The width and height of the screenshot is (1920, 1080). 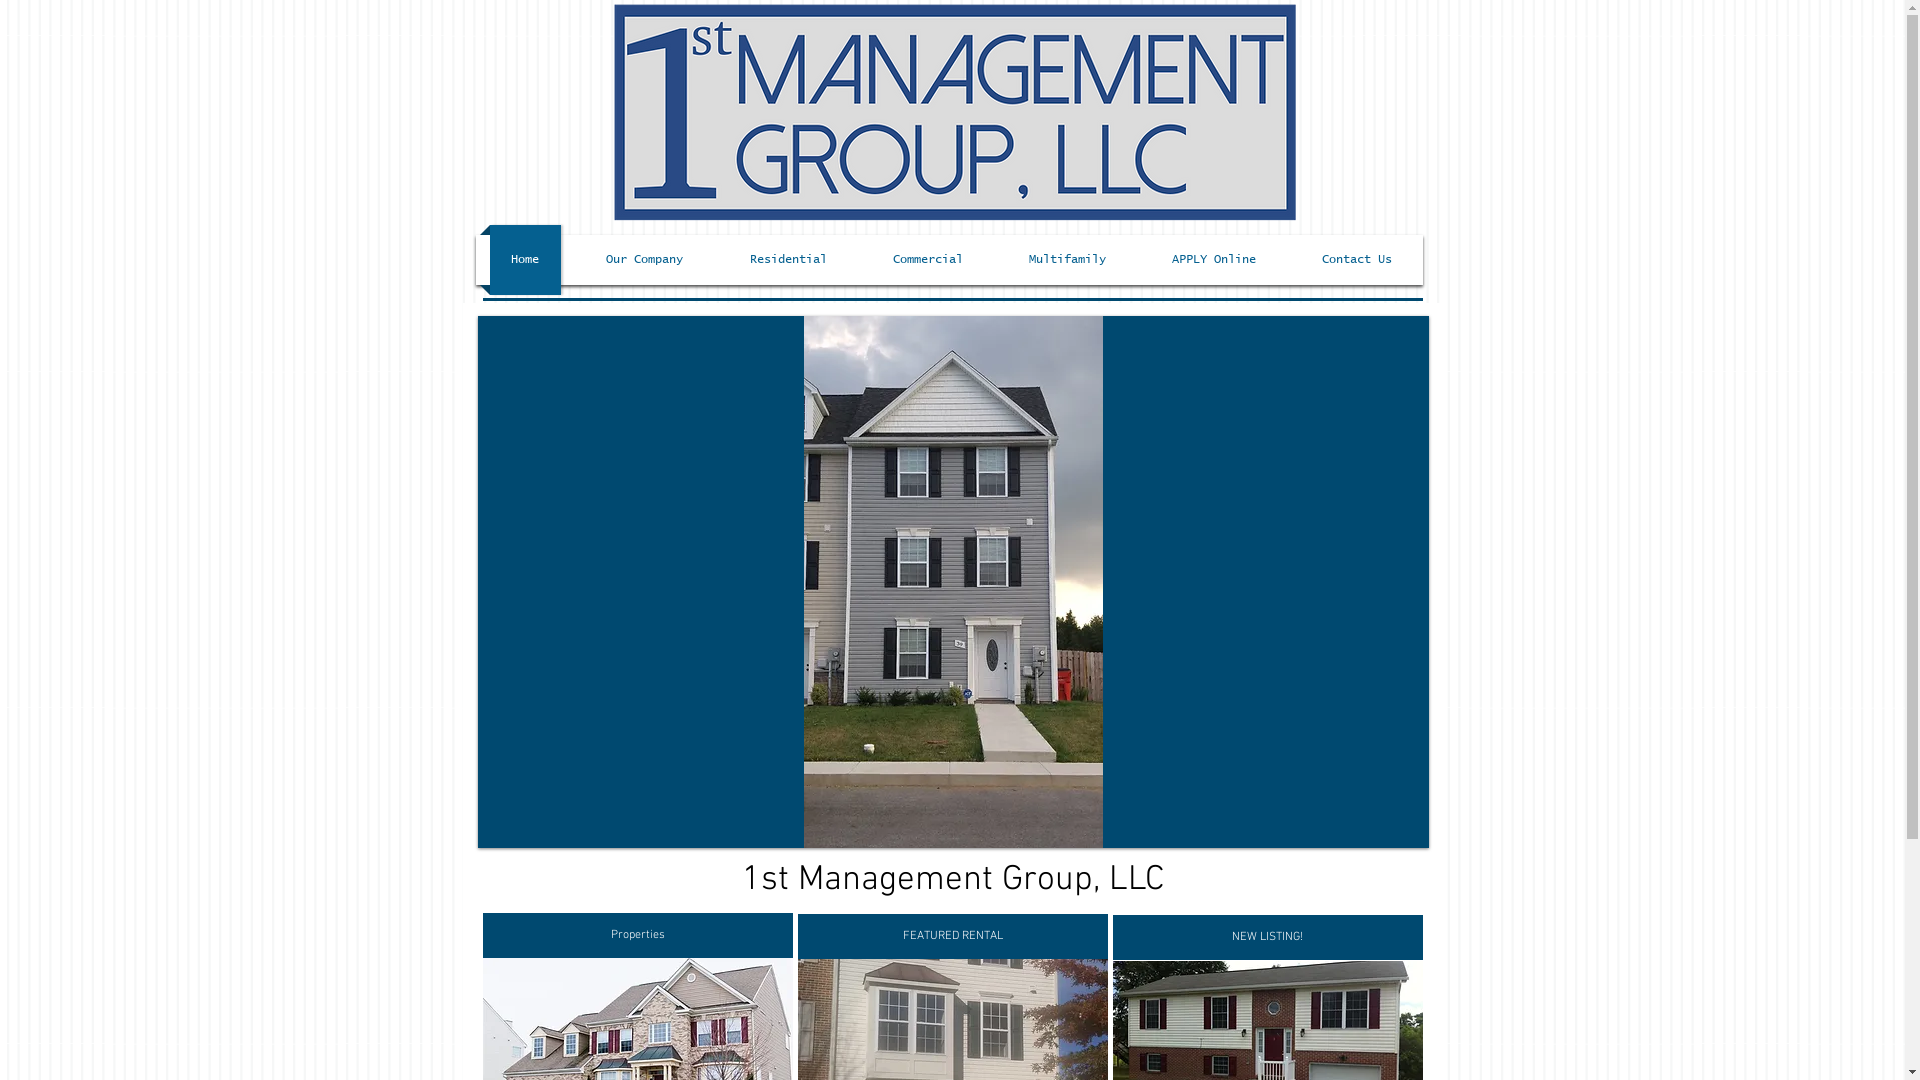 I want to click on 'Commercial', so click(x=926, y=258).